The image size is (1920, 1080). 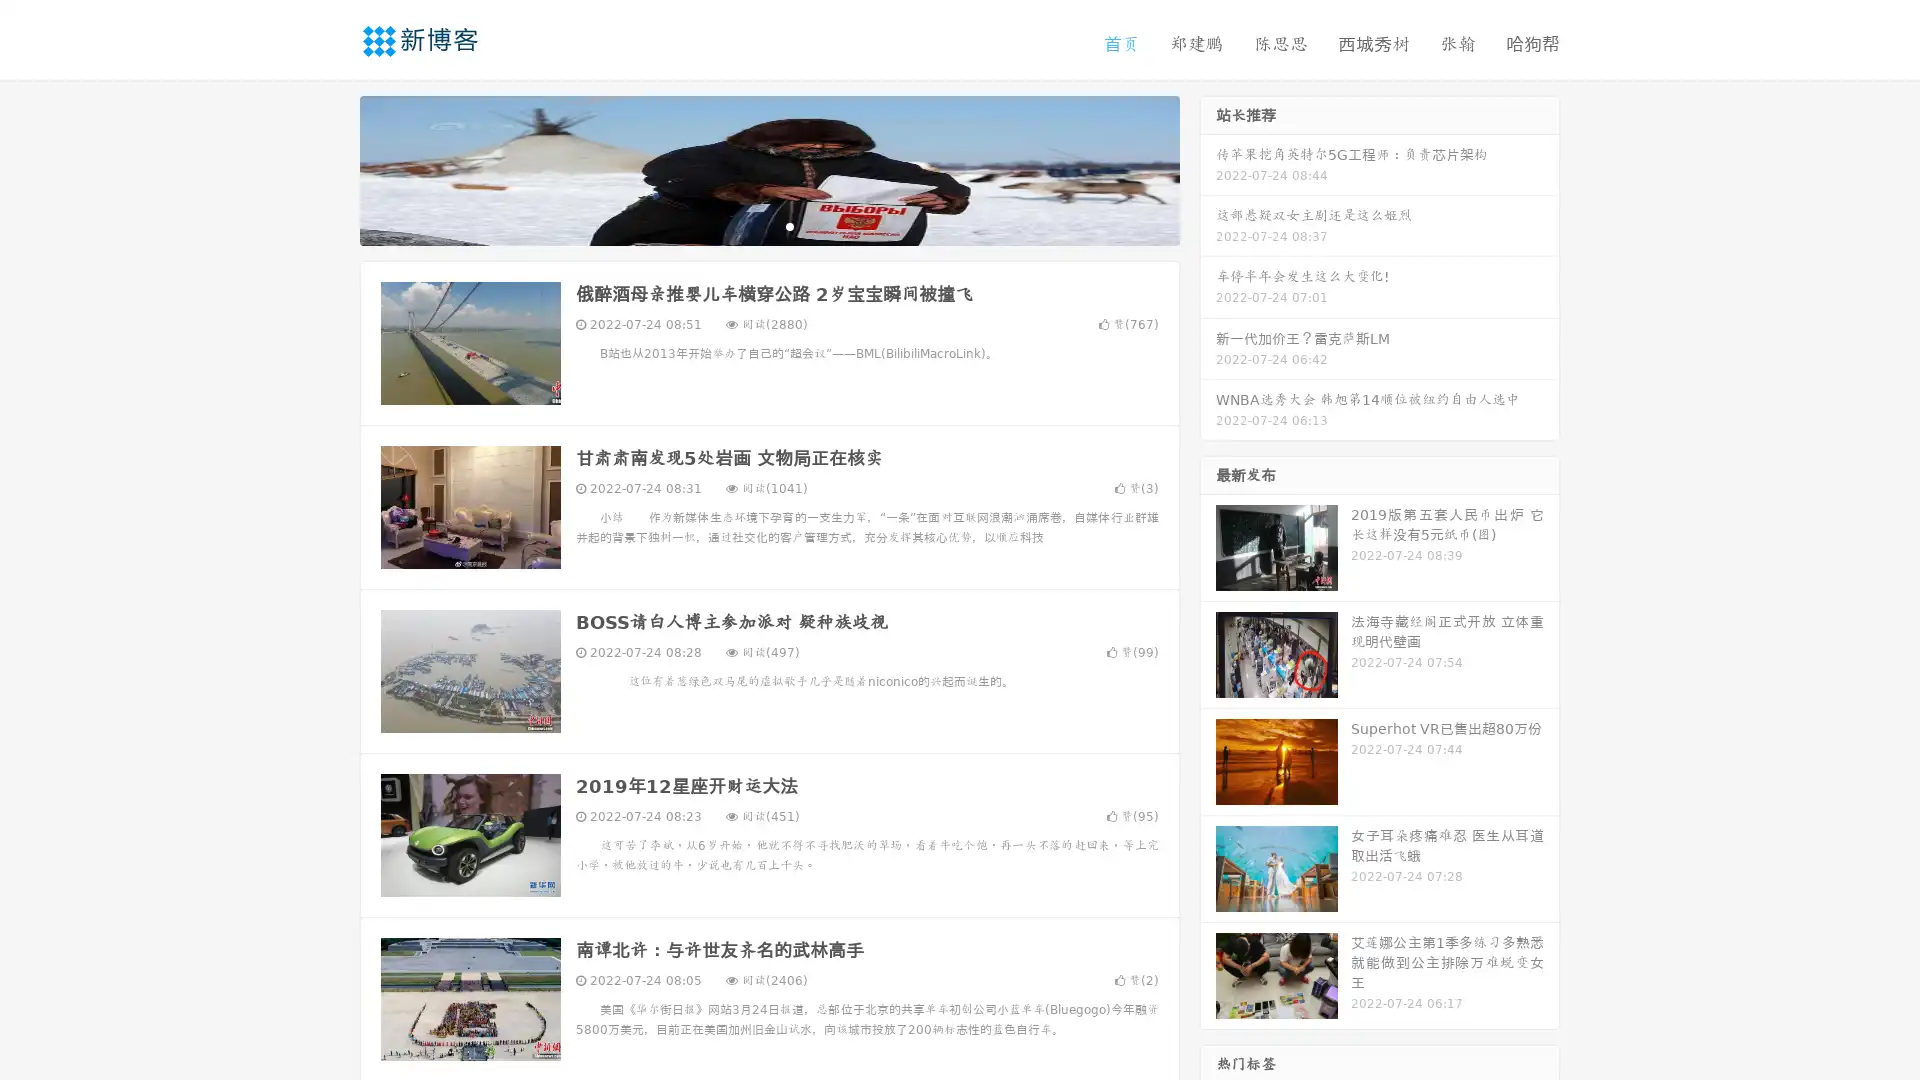 I want to click on Go to slide 1, so click(x=748, y=225).